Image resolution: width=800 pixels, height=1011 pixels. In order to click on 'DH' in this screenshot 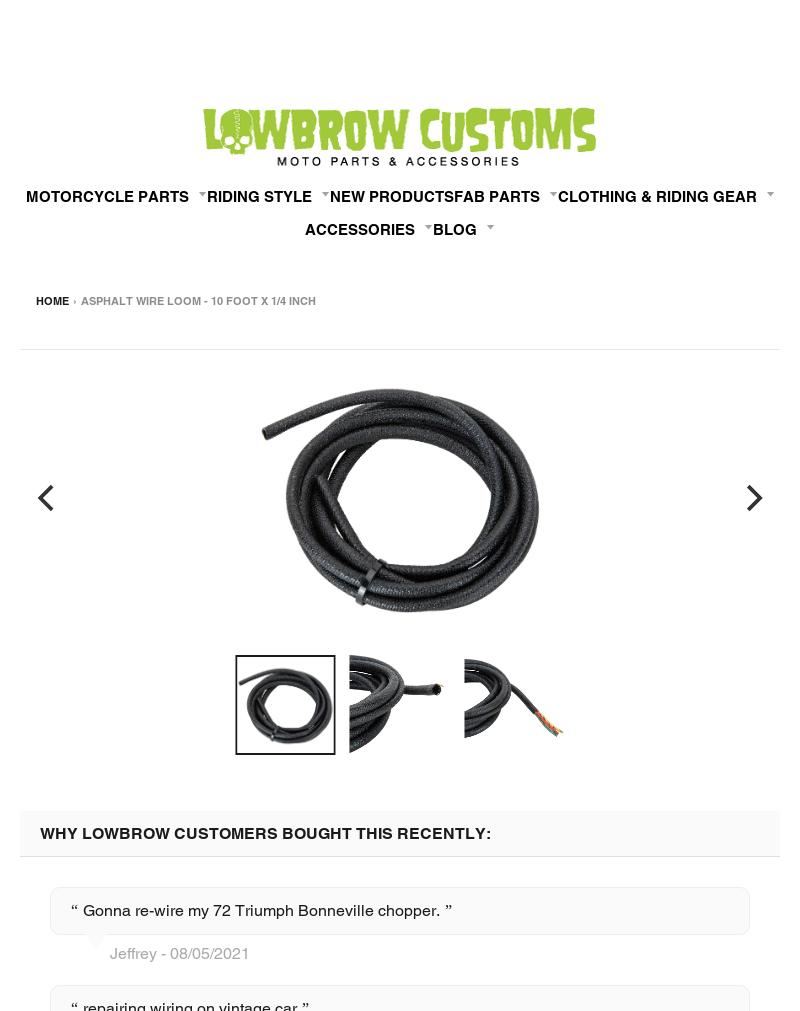, I will do `click(28, 805)`.